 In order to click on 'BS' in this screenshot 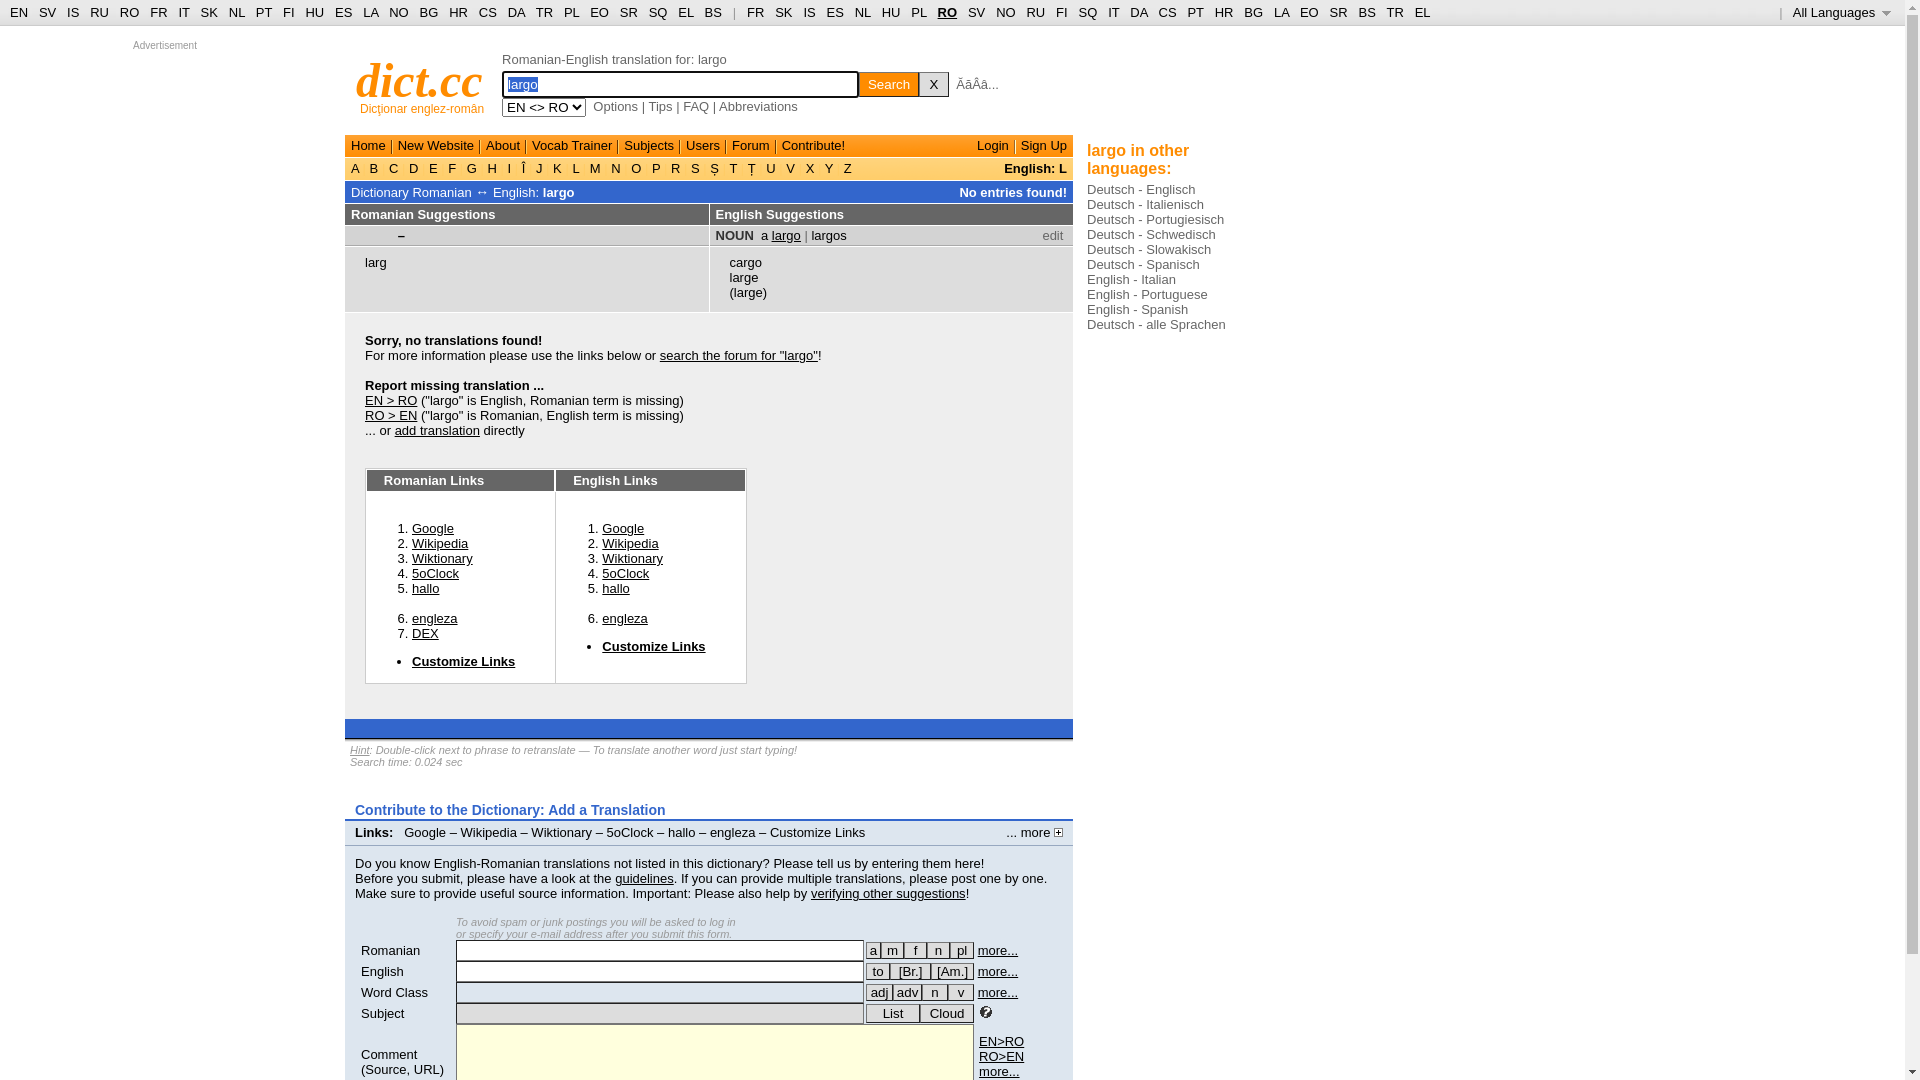, I will do `click(713, 12)`.